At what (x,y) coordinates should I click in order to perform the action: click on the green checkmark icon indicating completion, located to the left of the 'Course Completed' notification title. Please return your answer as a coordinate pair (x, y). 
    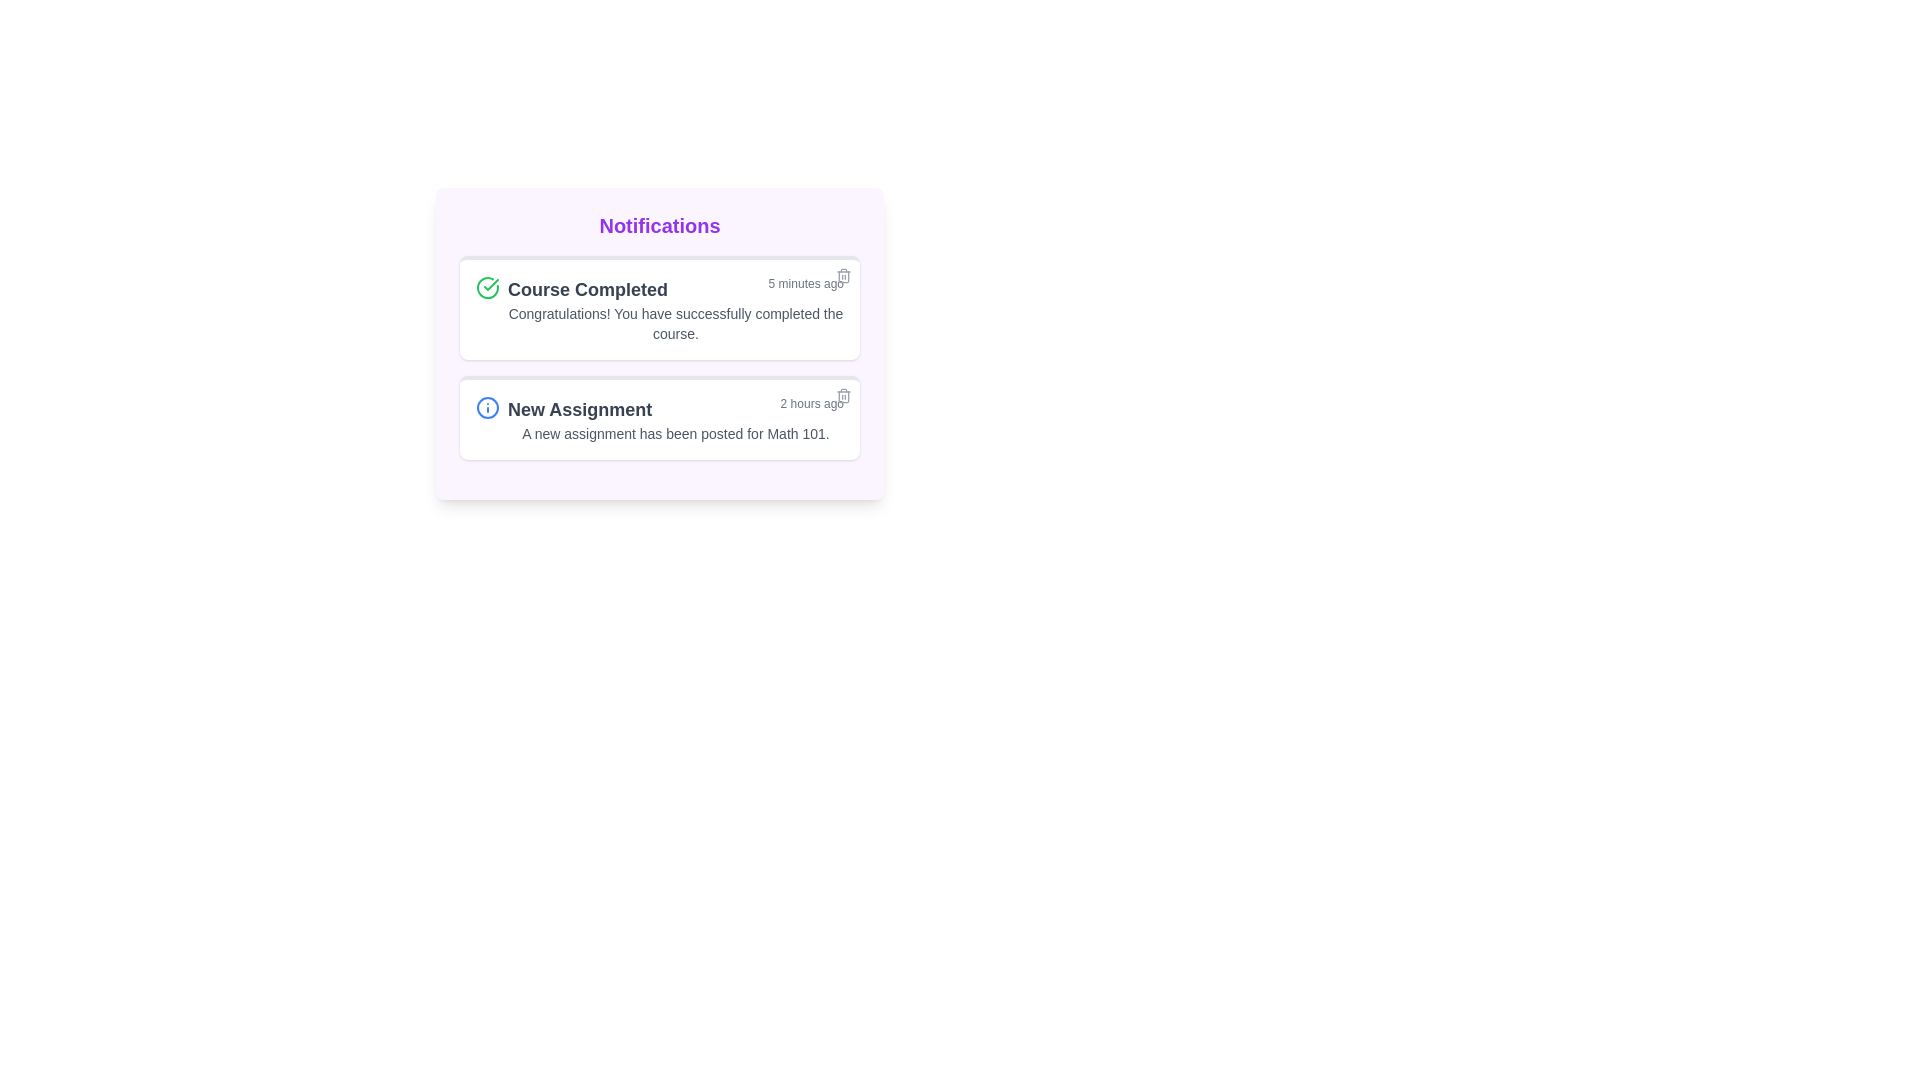
    Looking at the image, I should click on (488, 288).